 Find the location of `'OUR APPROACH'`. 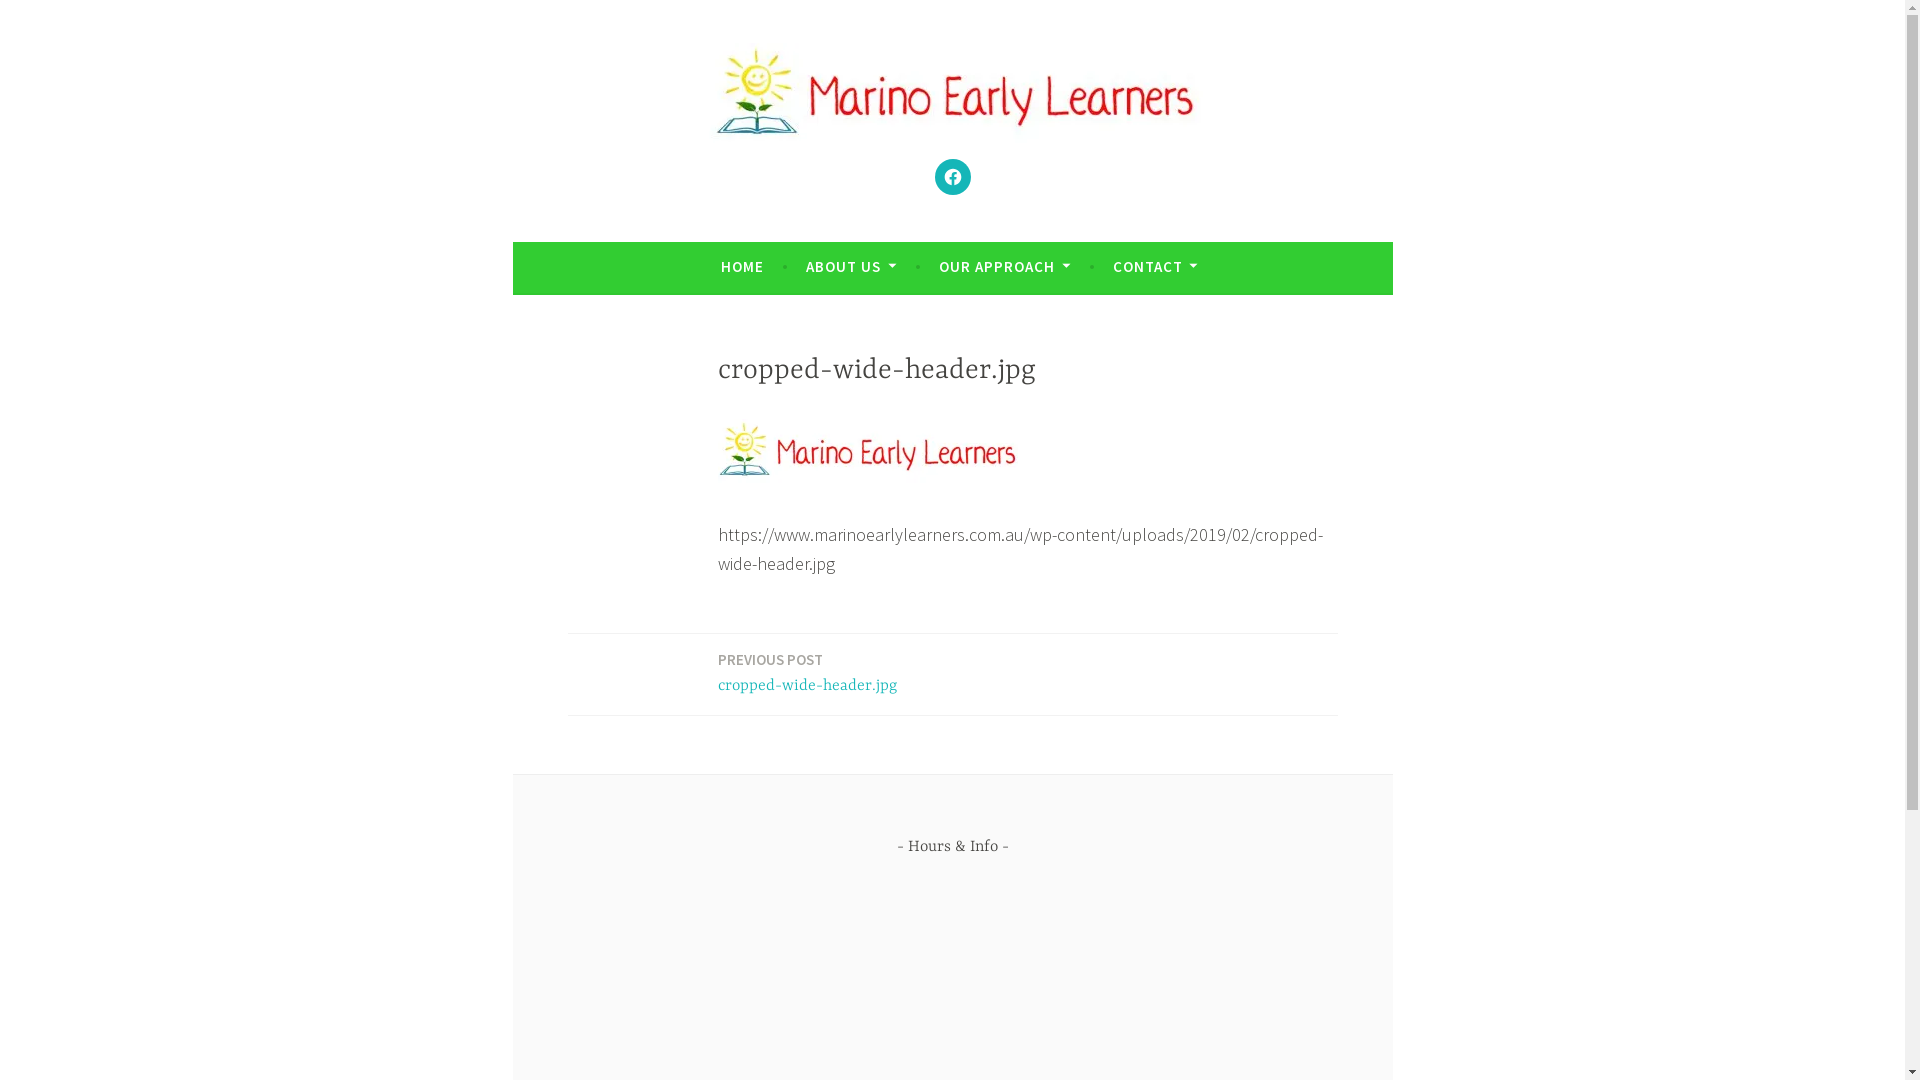

'OUR APPROACH' is located at coordinates (938, 265).